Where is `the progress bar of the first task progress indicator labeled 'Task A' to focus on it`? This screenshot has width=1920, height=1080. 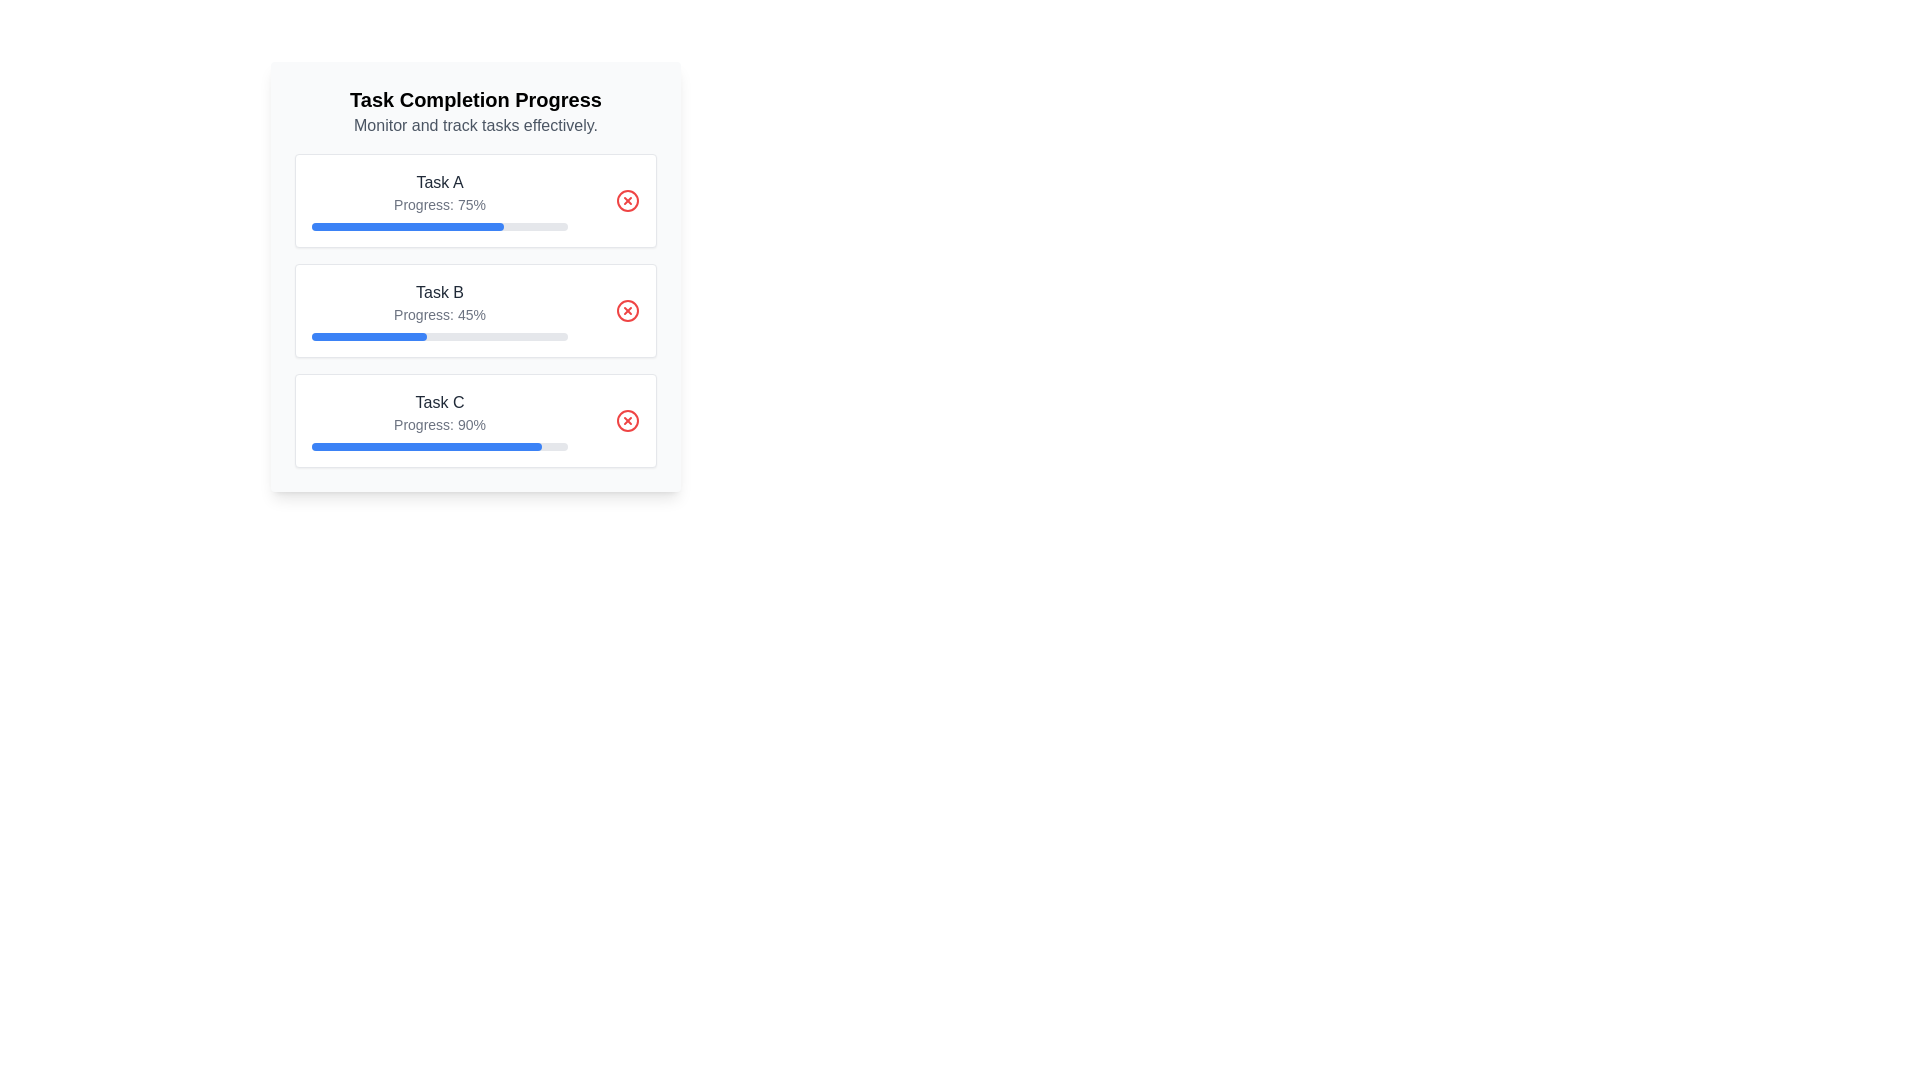 the progress bar of the first task progress indicator labeled 'Task A' to focus on it is located at coordinates (439, 200).